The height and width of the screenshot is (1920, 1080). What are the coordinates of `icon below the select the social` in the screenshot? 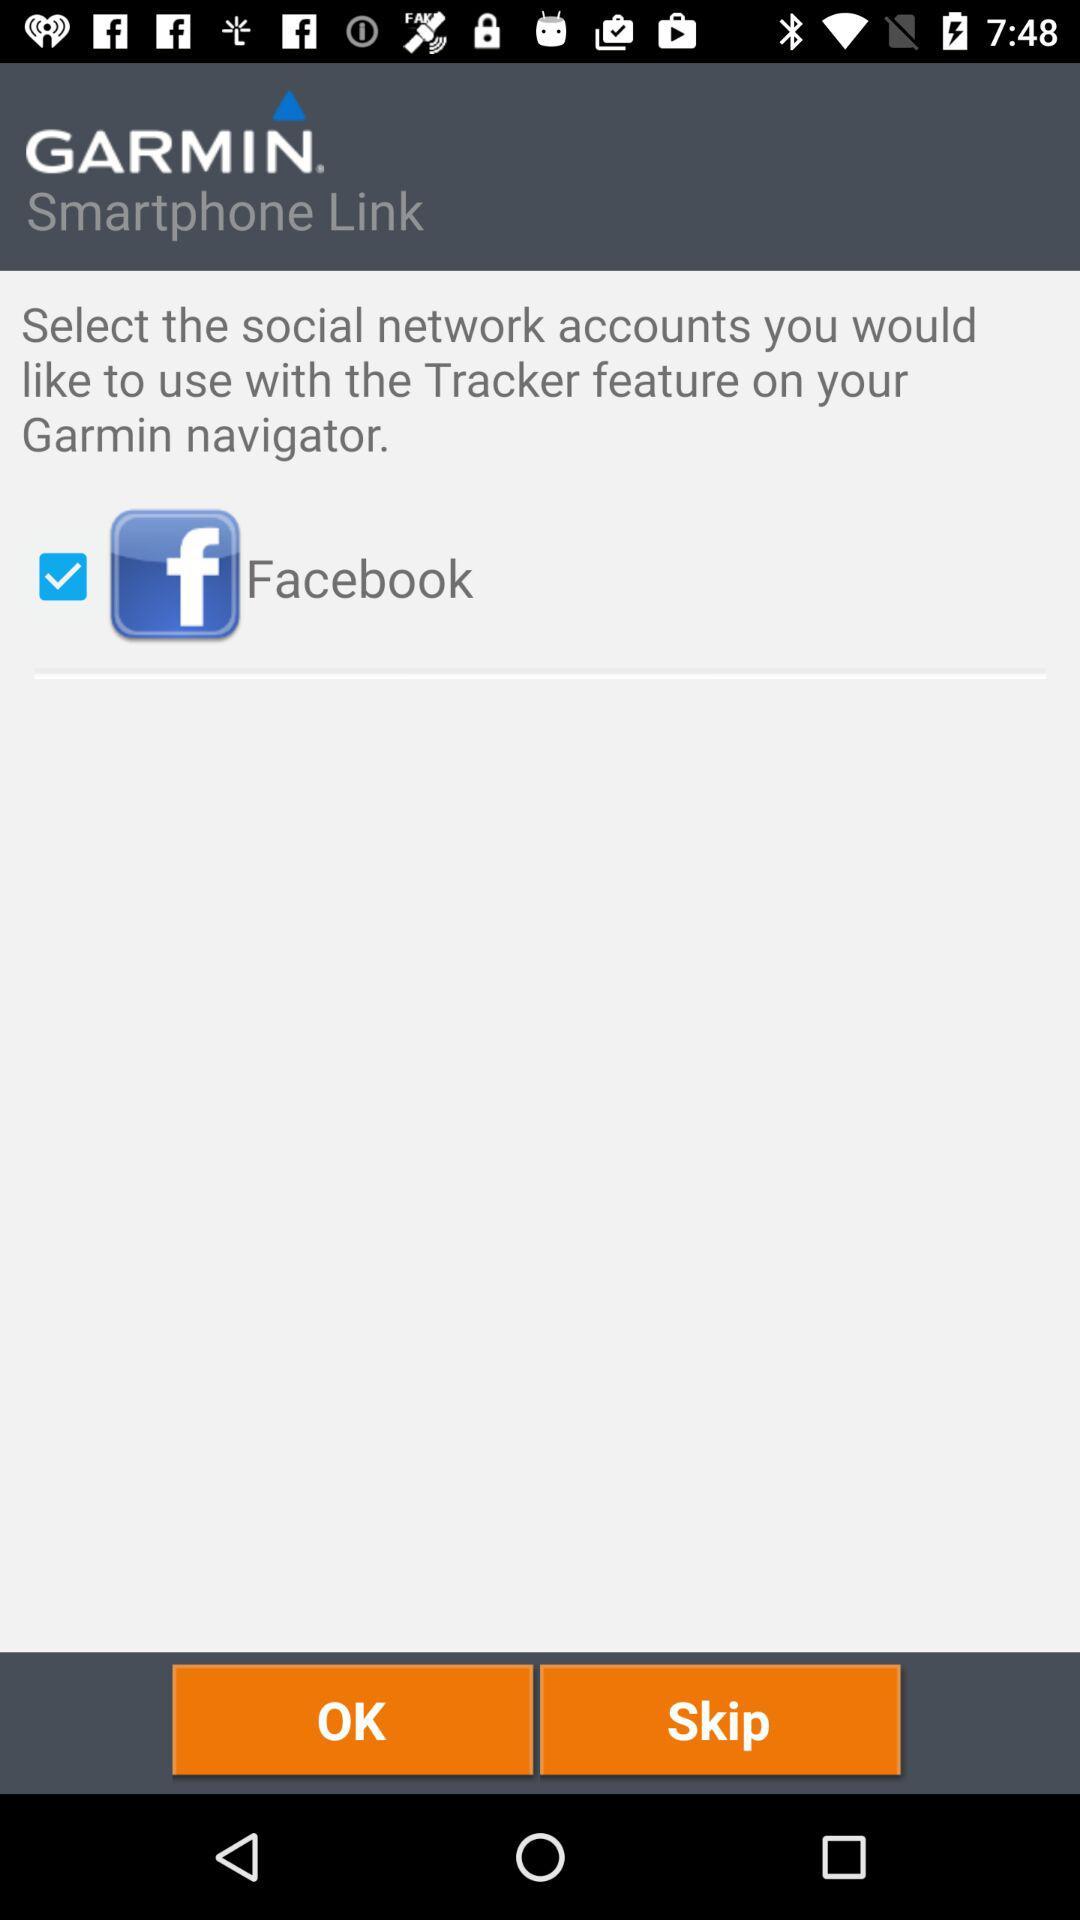 It's located at (582, 576).